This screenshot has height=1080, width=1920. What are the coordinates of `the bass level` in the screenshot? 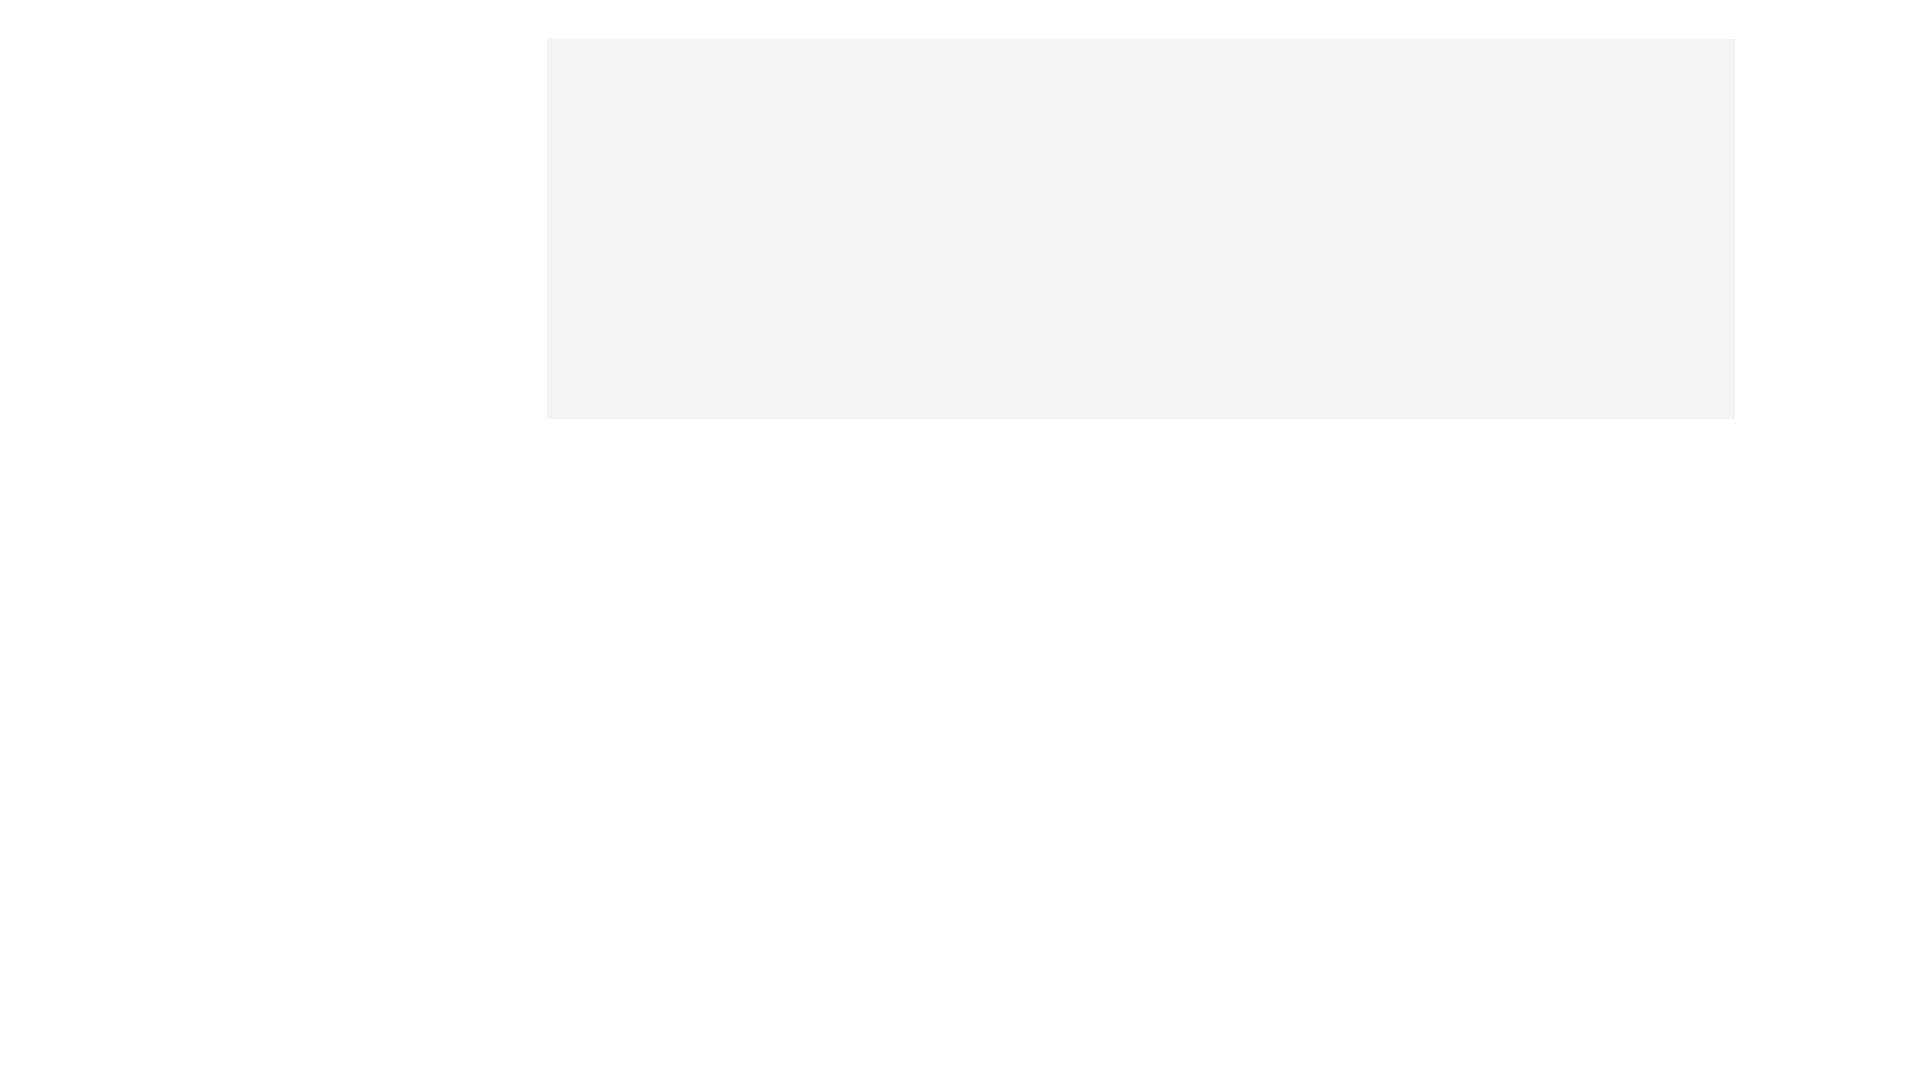 It's located at (1237, 516).